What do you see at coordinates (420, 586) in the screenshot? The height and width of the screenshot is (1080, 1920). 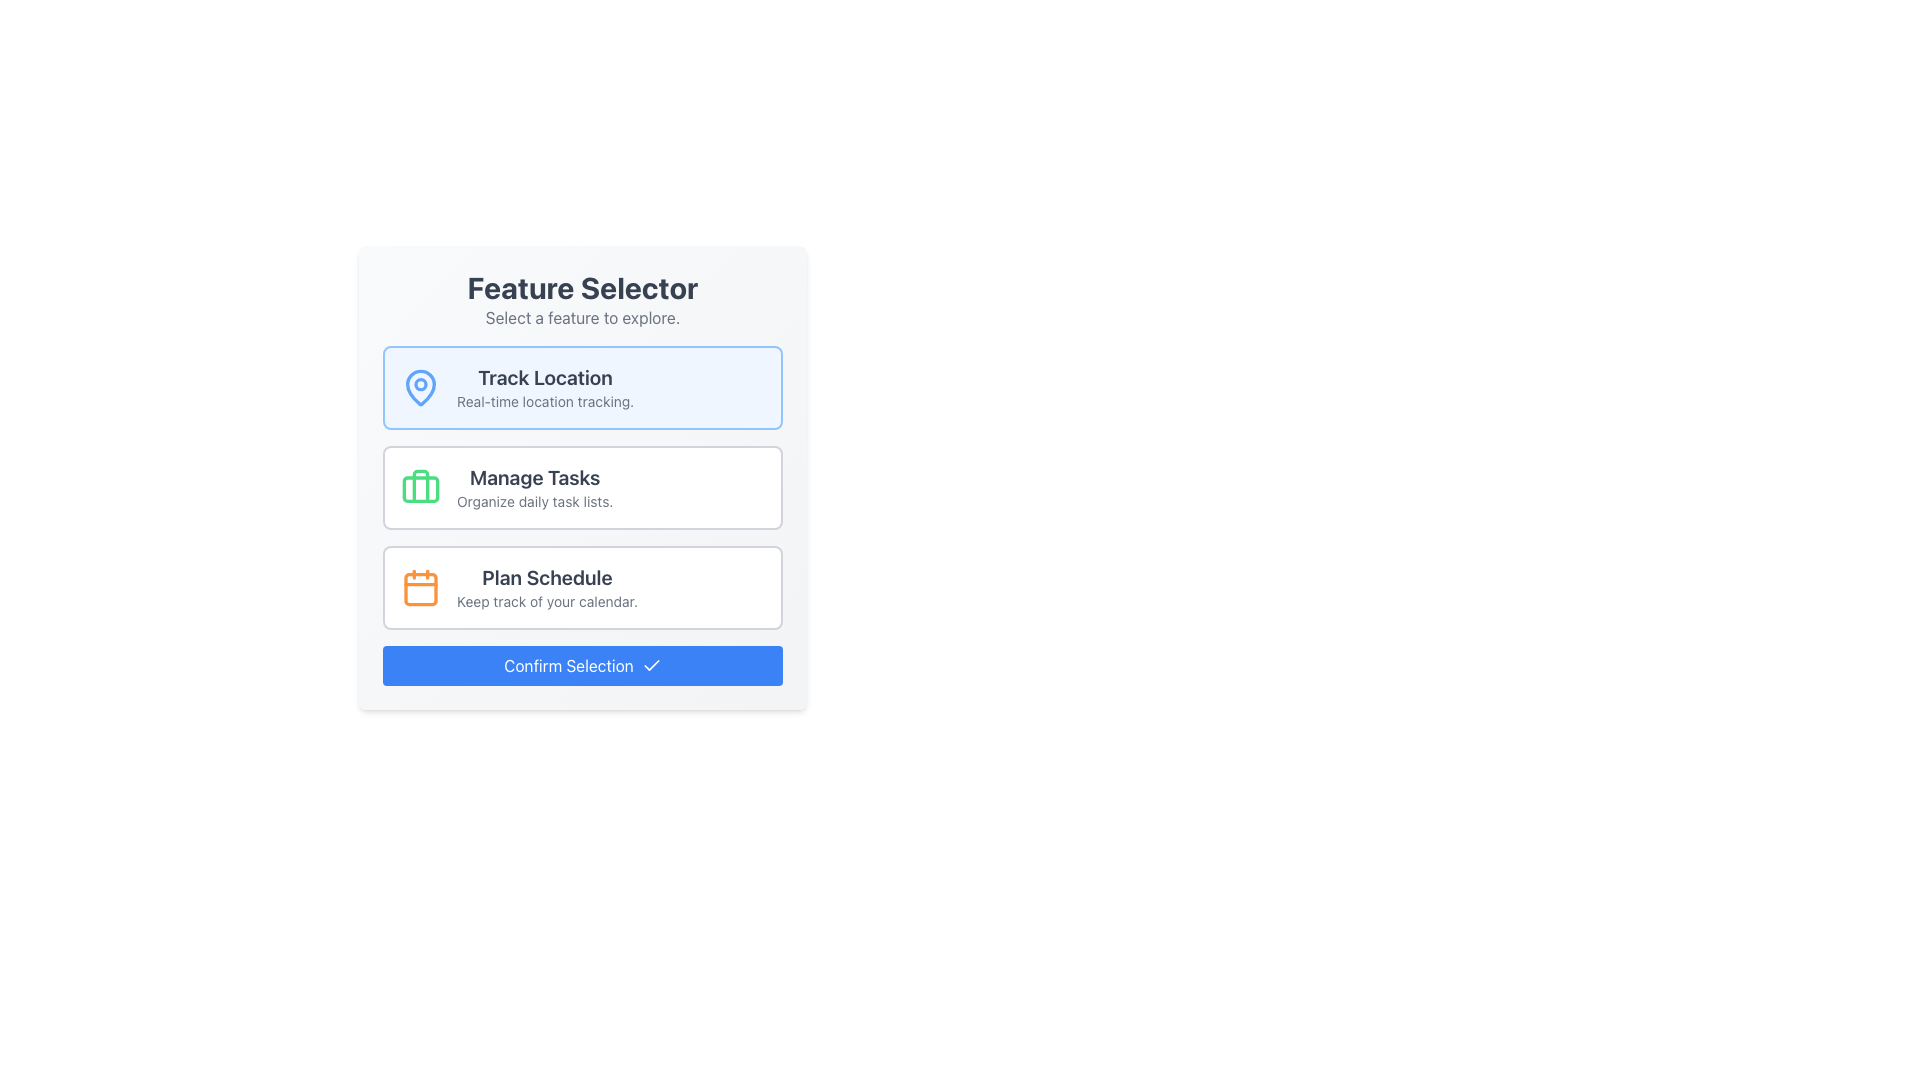 I see `the design of the calendar icon in orange hue, which is part of the 'Plan Schedule' card located at the bottom of the 'Feature Selector' interface` at bounding box center [420, 586].